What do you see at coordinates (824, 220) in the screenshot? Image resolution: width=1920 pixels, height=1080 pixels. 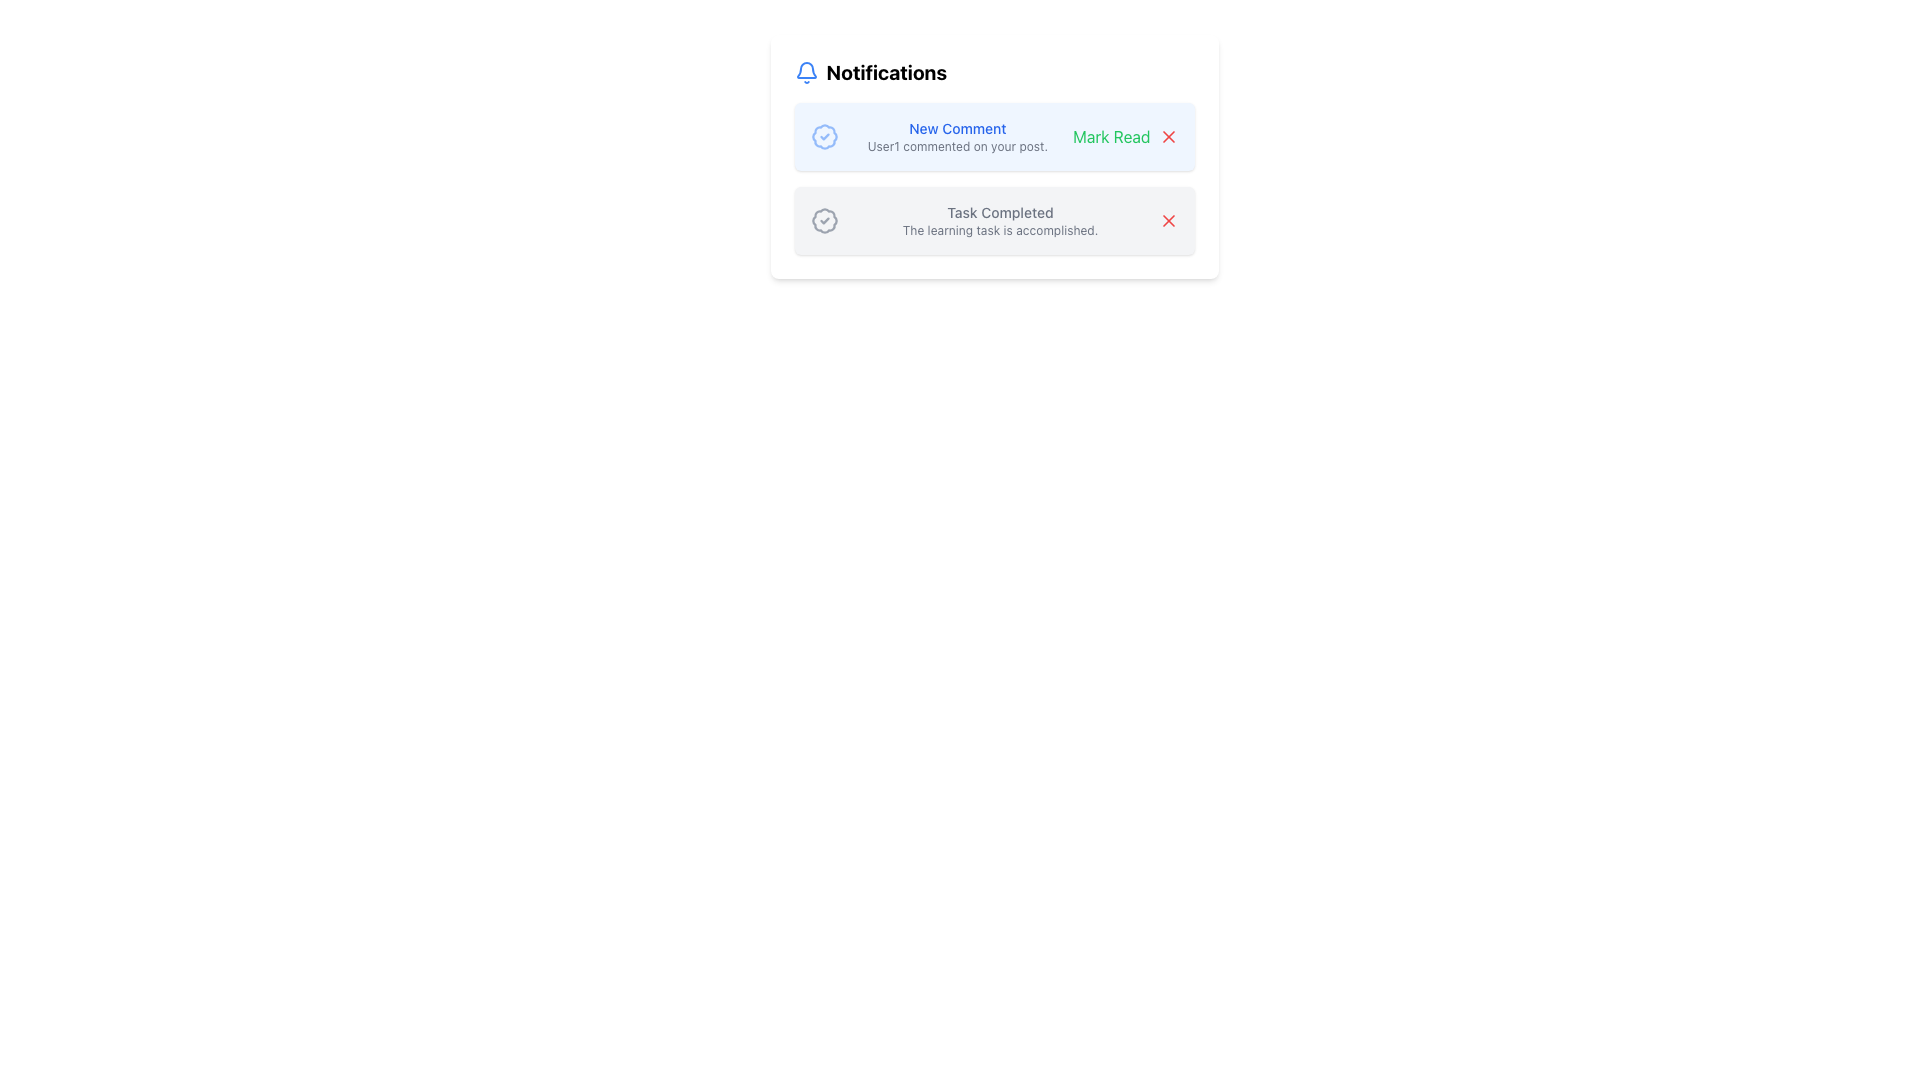 I see `the circular badge icon with a gray outline and a check mark, which is positioned to the left of the 'Task Completed' text` at bounding box center [824, 220].